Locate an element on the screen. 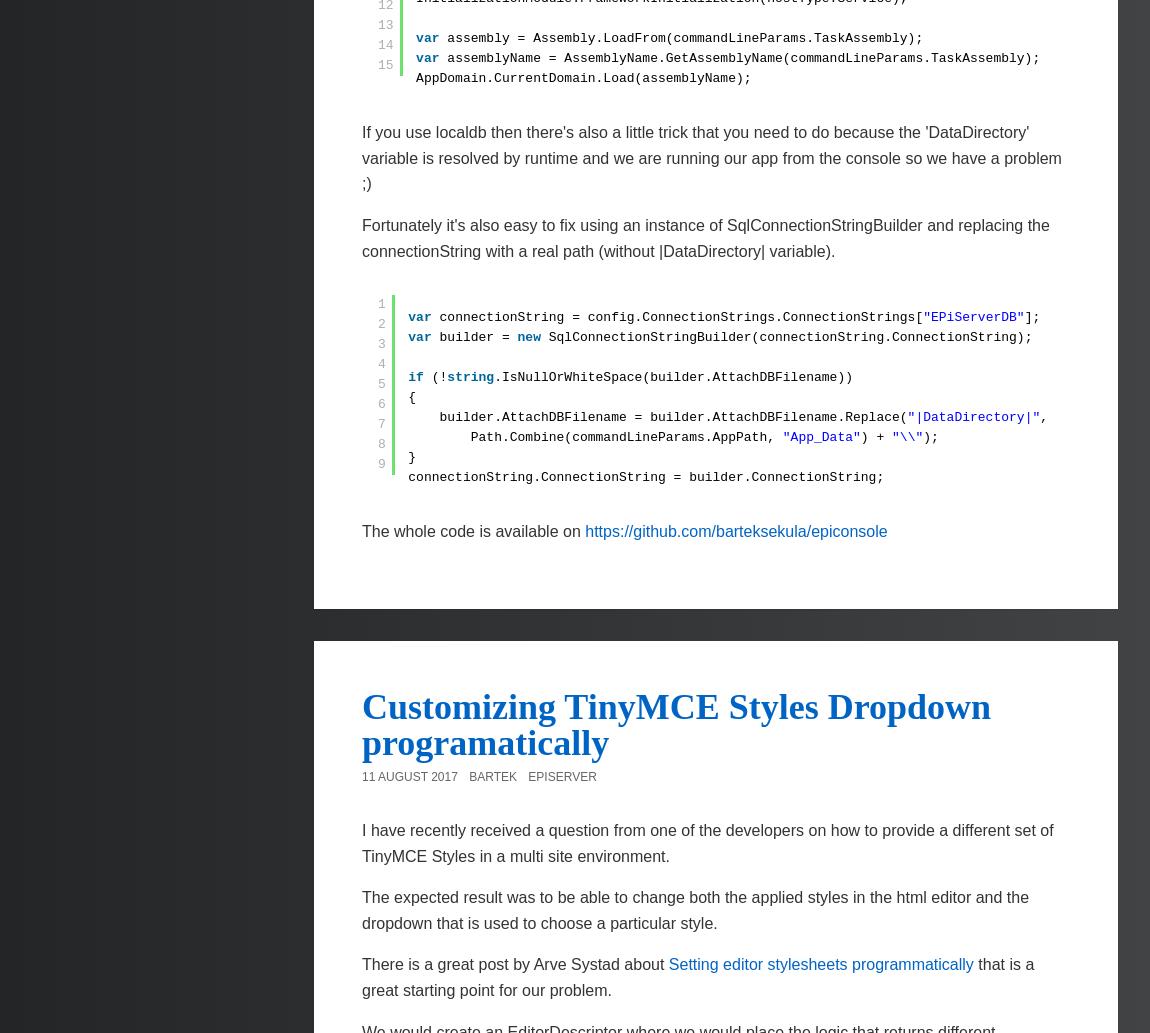 The height and width of the screenshot is (1033, 1150). 'Customizing TinyMCE Styles Dropdown programatically' is located at coordinates (362, 724).